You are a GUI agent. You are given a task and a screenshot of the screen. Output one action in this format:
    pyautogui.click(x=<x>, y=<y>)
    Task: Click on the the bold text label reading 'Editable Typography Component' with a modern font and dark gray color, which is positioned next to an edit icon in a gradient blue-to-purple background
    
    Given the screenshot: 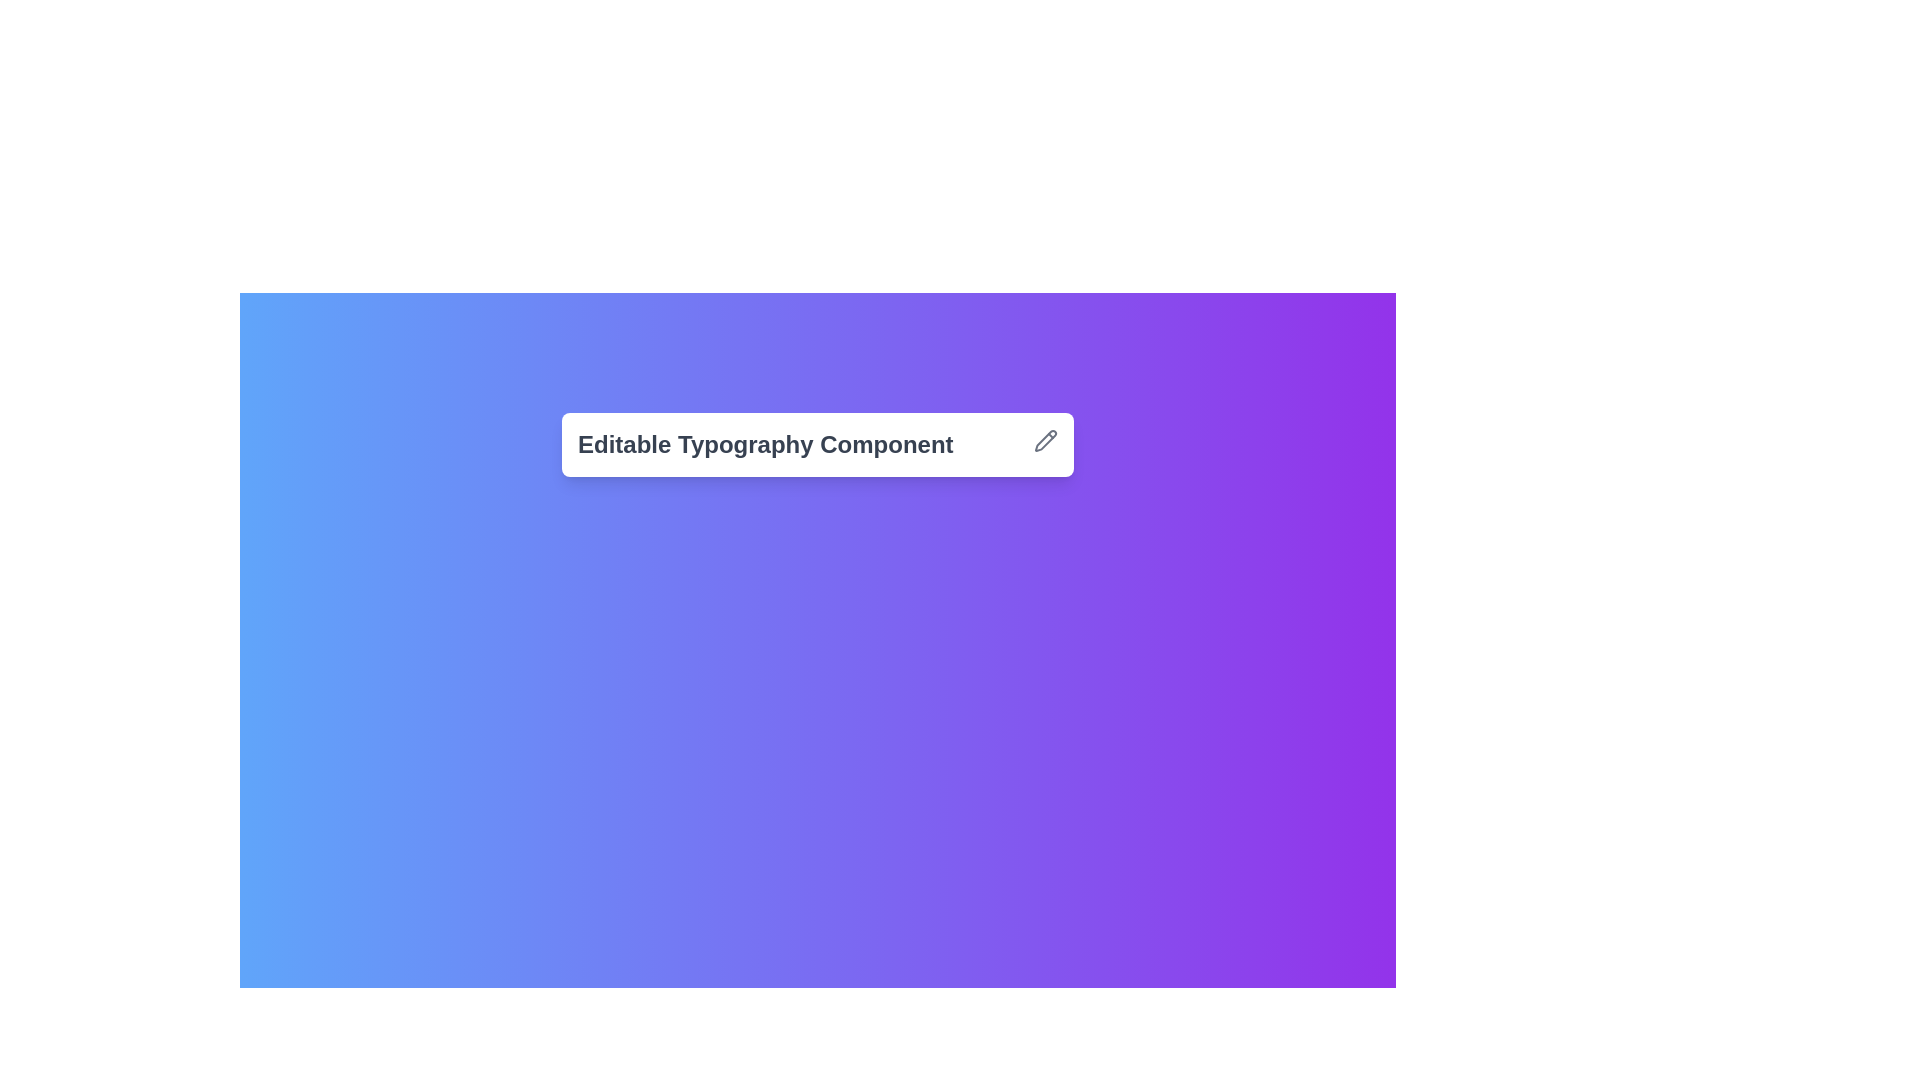 What is the action you would take?
    pyautogui.click(x=764, y=443)
    